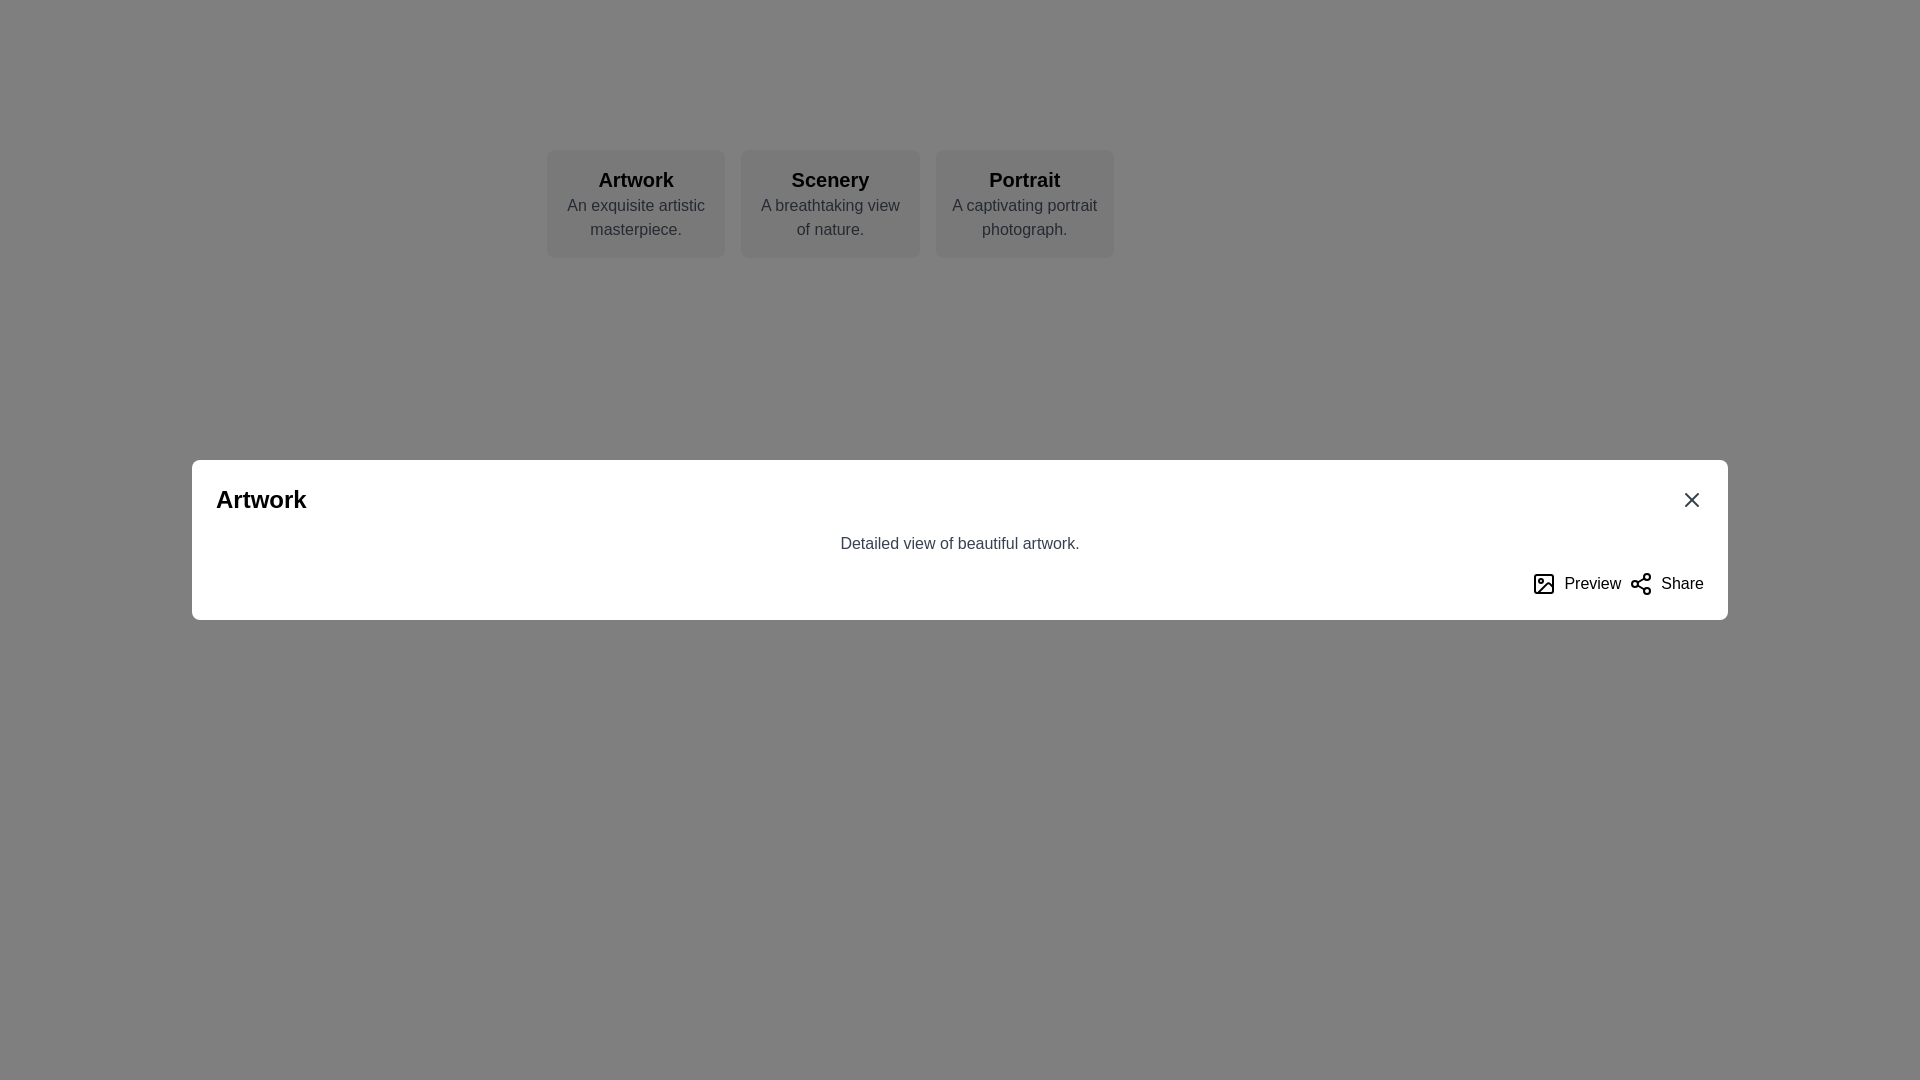  What do you see at coordinates (830, 218) in the screenshot?
I see `the descriptive text label located directly below the title 'Scenery' to possibly see a tooltip` at bounding box center [830, 218].